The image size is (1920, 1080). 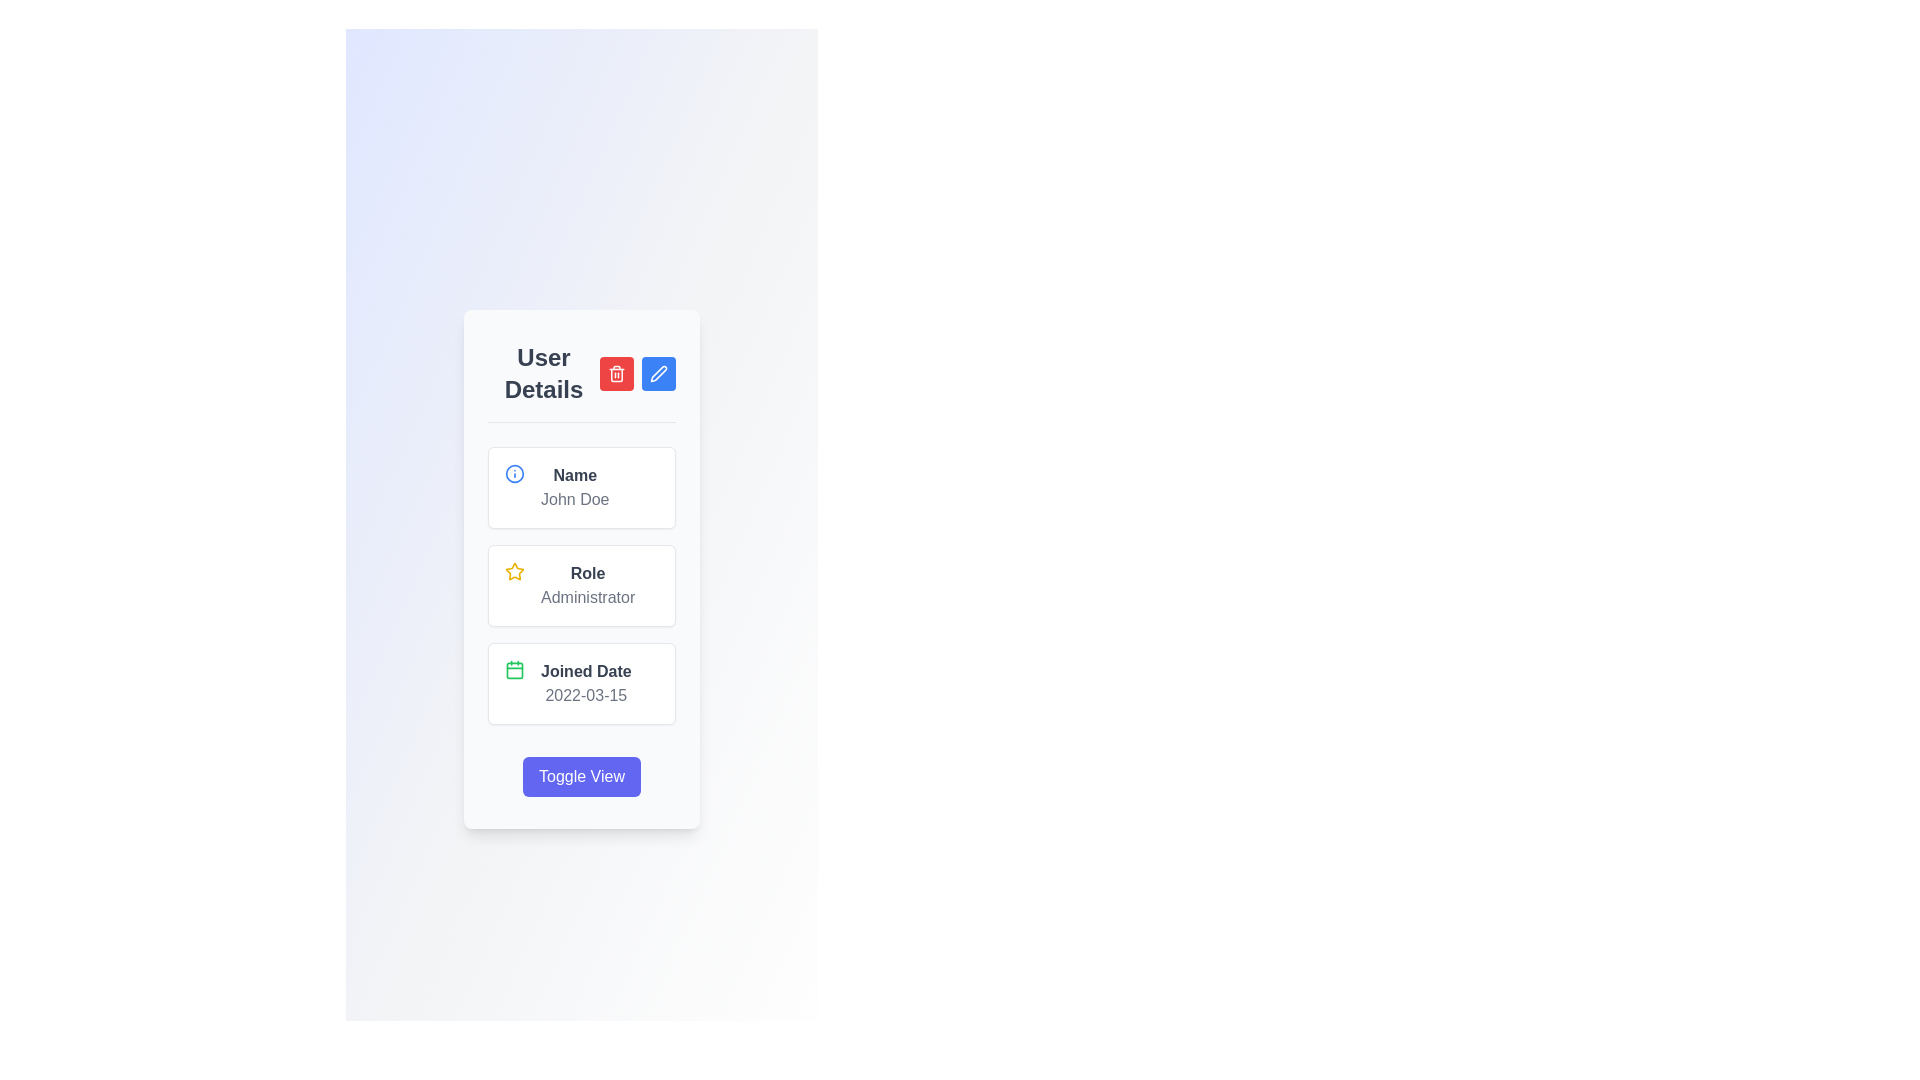 I want to click on the delete action icon button located in the upper-right area of the 'User Details' card layout, so click(x=616, y=373).